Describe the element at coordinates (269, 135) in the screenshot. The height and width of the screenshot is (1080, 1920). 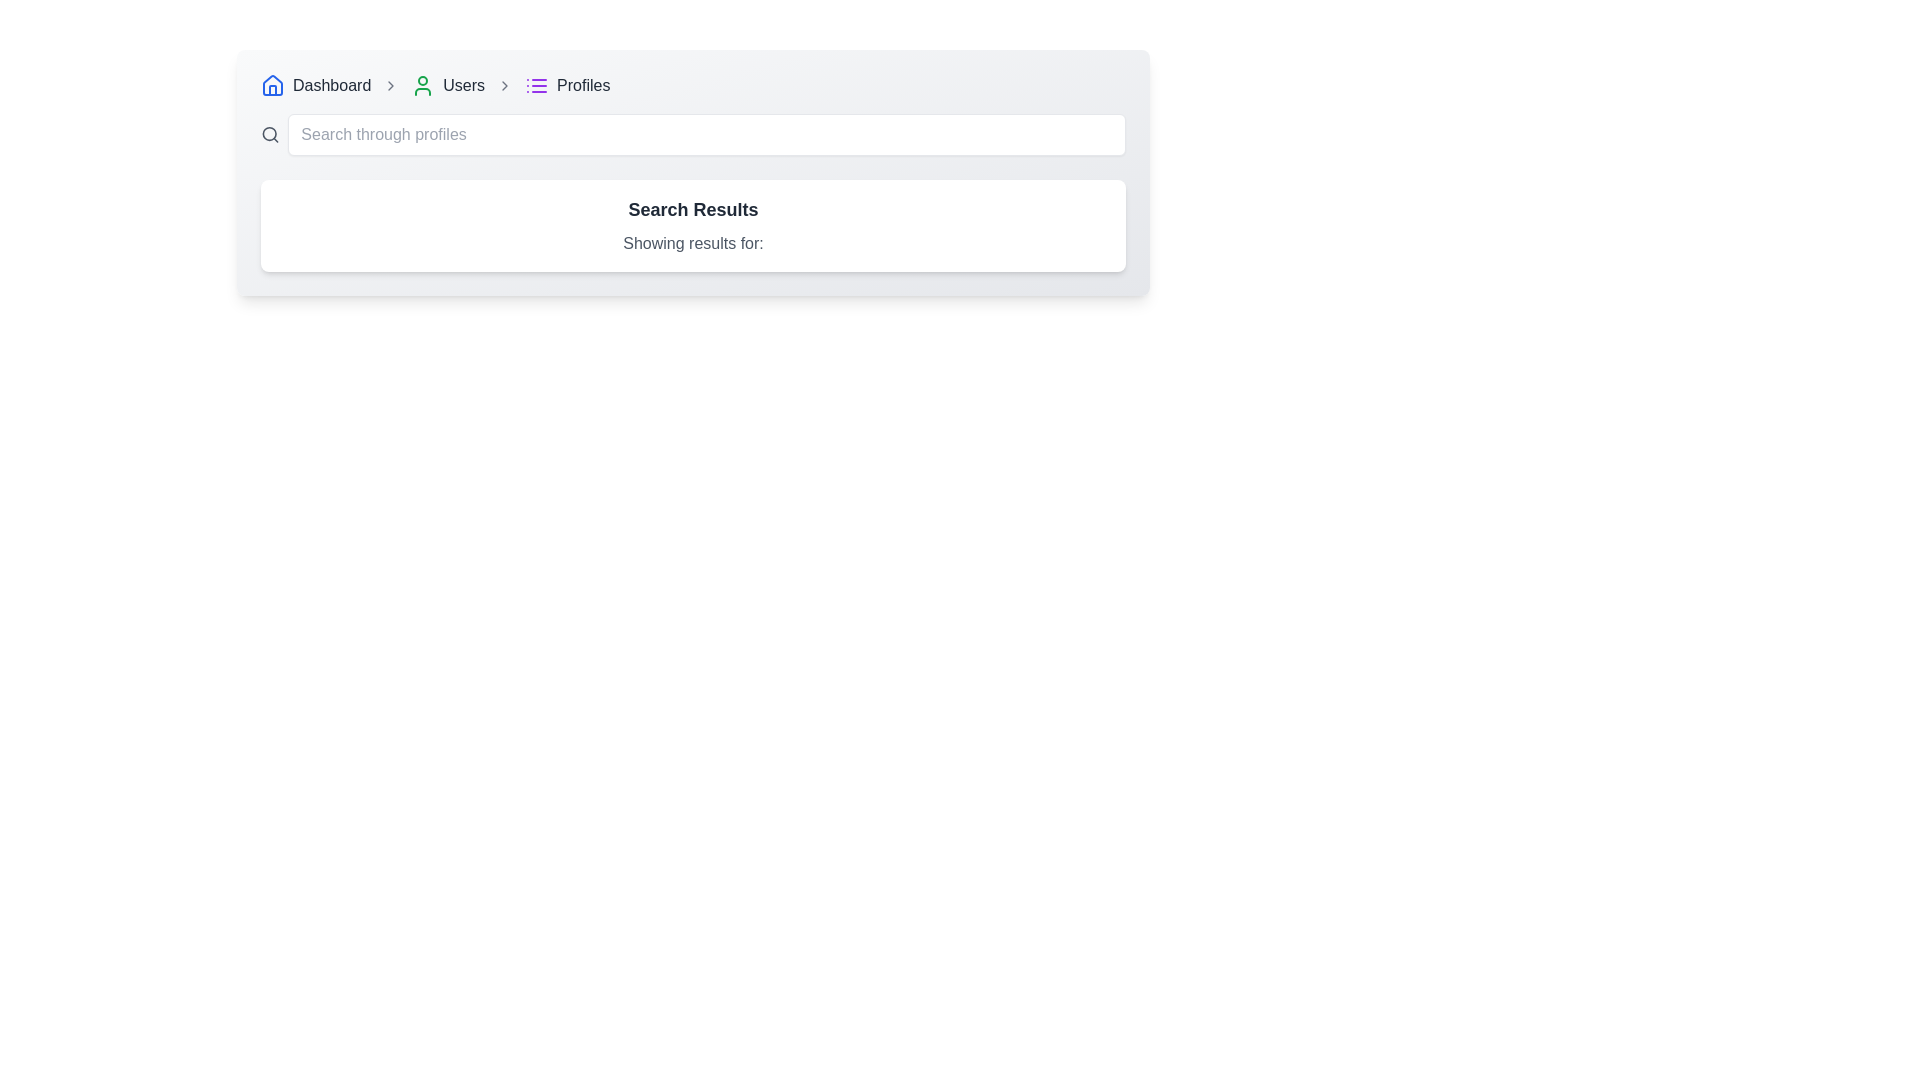
I see `the magnifying glass icon, which is a gray circular lens with a handle, located to the left of a text input field` at that location.